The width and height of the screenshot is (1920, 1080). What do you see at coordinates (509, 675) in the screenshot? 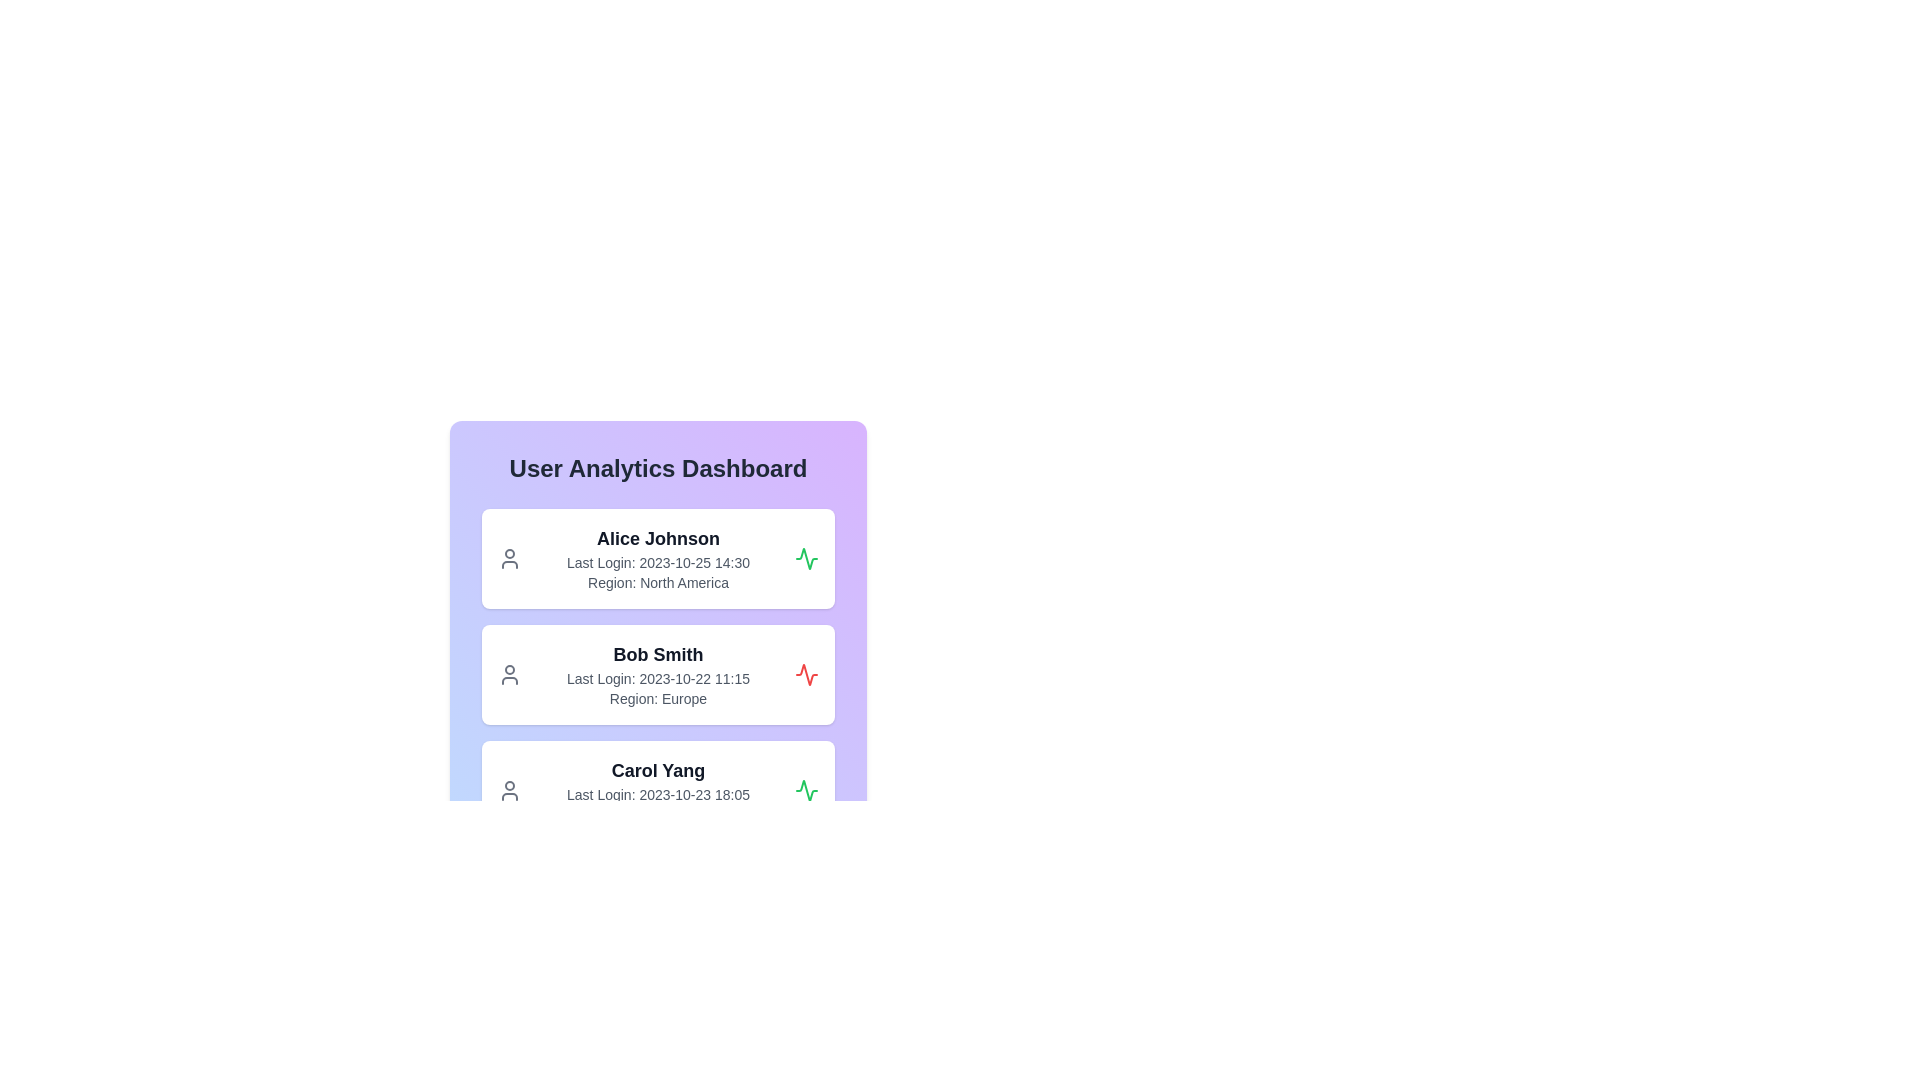
I see `the user figure icon displayed in grayscale, which features a circular head and a semi-elliptical body, located to the left of the text 'Bob Smith'` at bounding box center [509, 675].